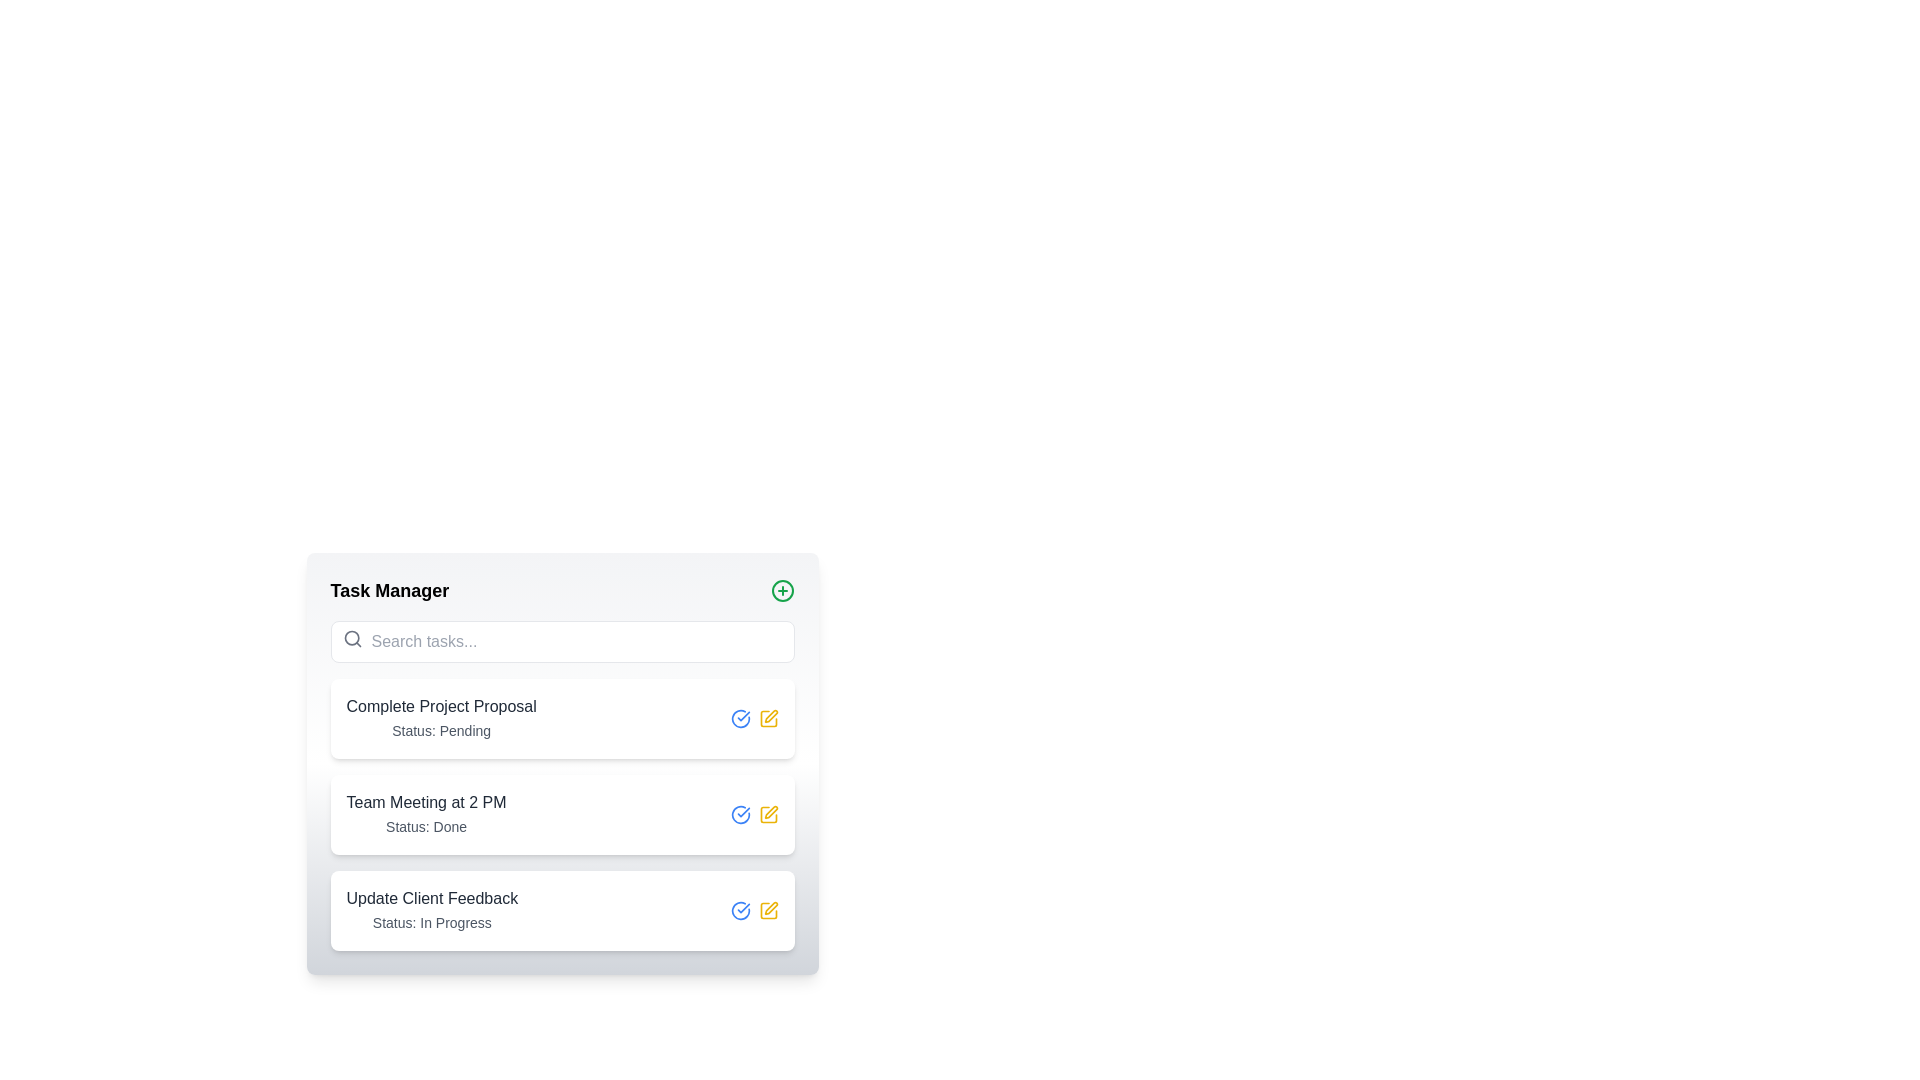 The height and width of the screenshot is (1080, 1920). What do you see at coordinates (739, 717) in the screenshot?
I see `the checkmark icon that indicates task completion, located to the immediate left of the yellow 'edit' icon for the task 'Complete Project Proposal.'` at bounding box center [739, 717].